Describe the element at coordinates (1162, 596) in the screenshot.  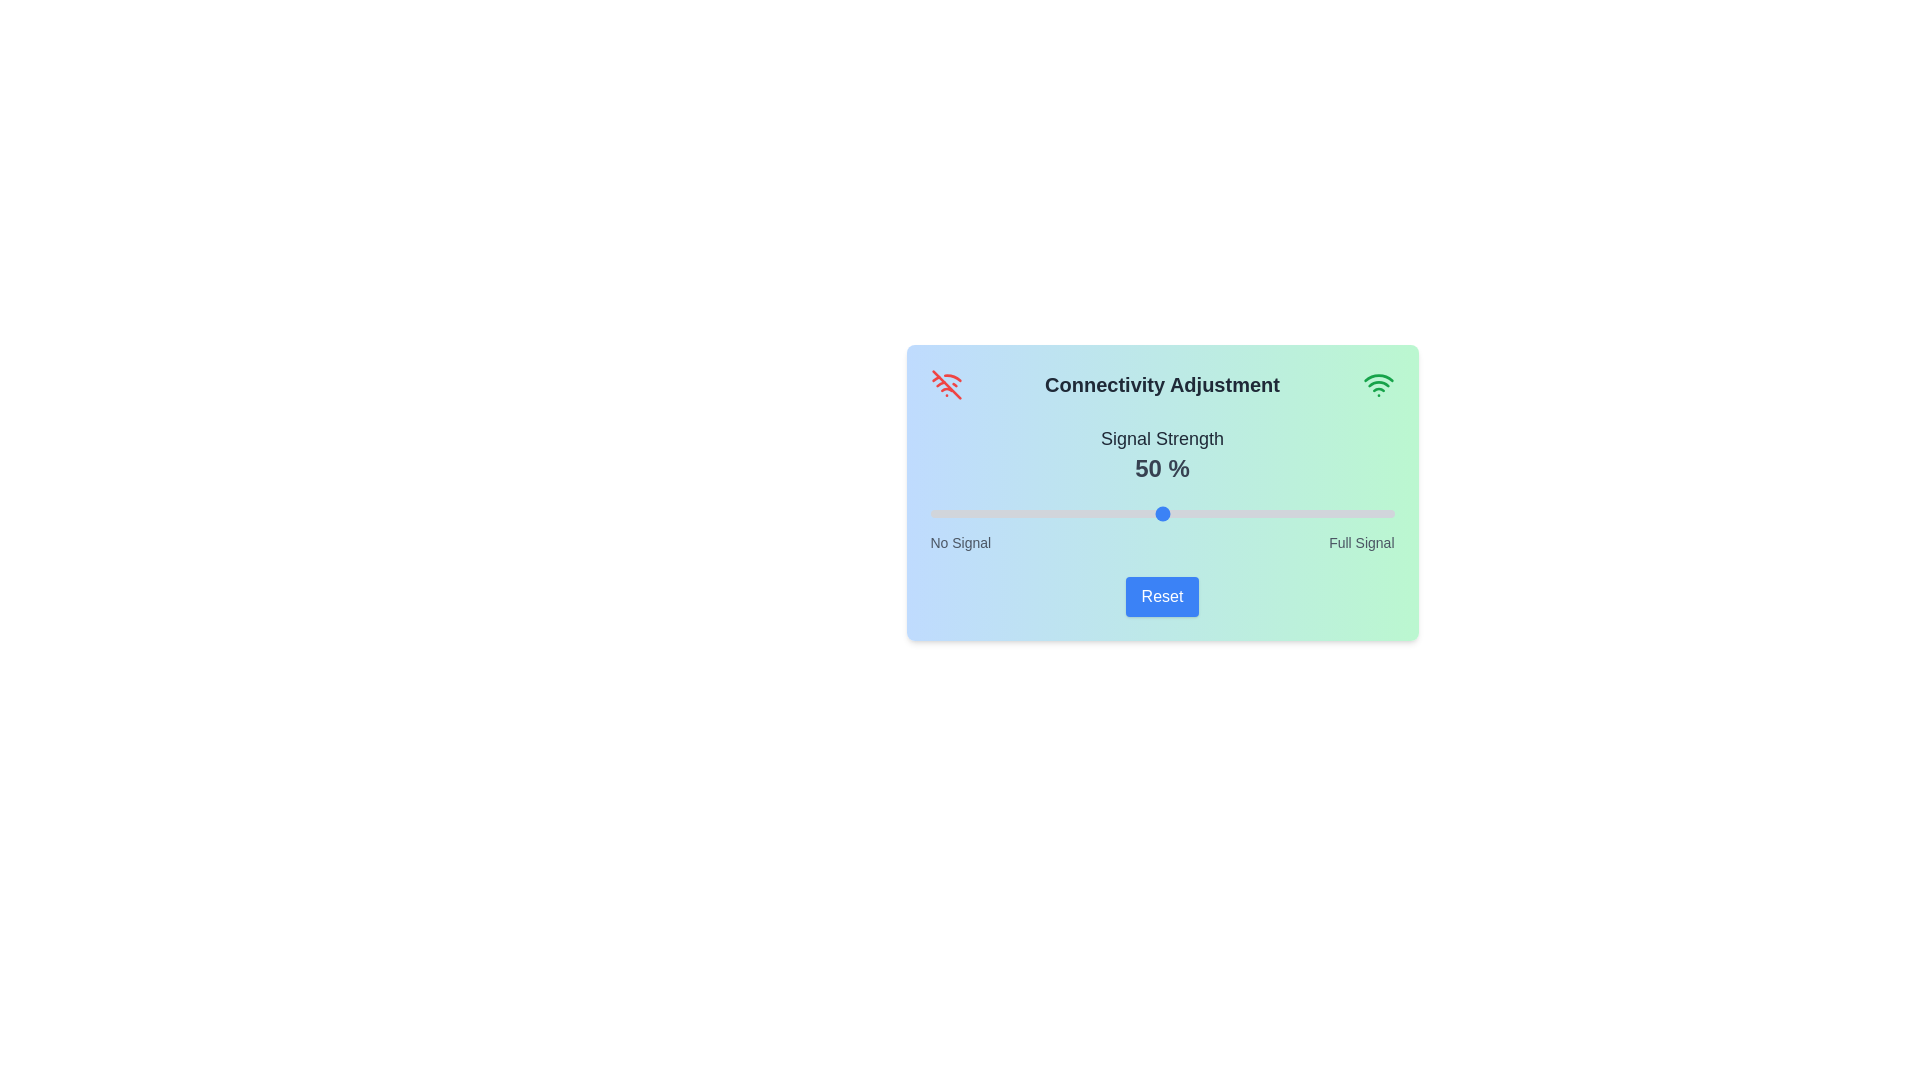
I see `the 'Reset' button to reset the signal strength` at that location.